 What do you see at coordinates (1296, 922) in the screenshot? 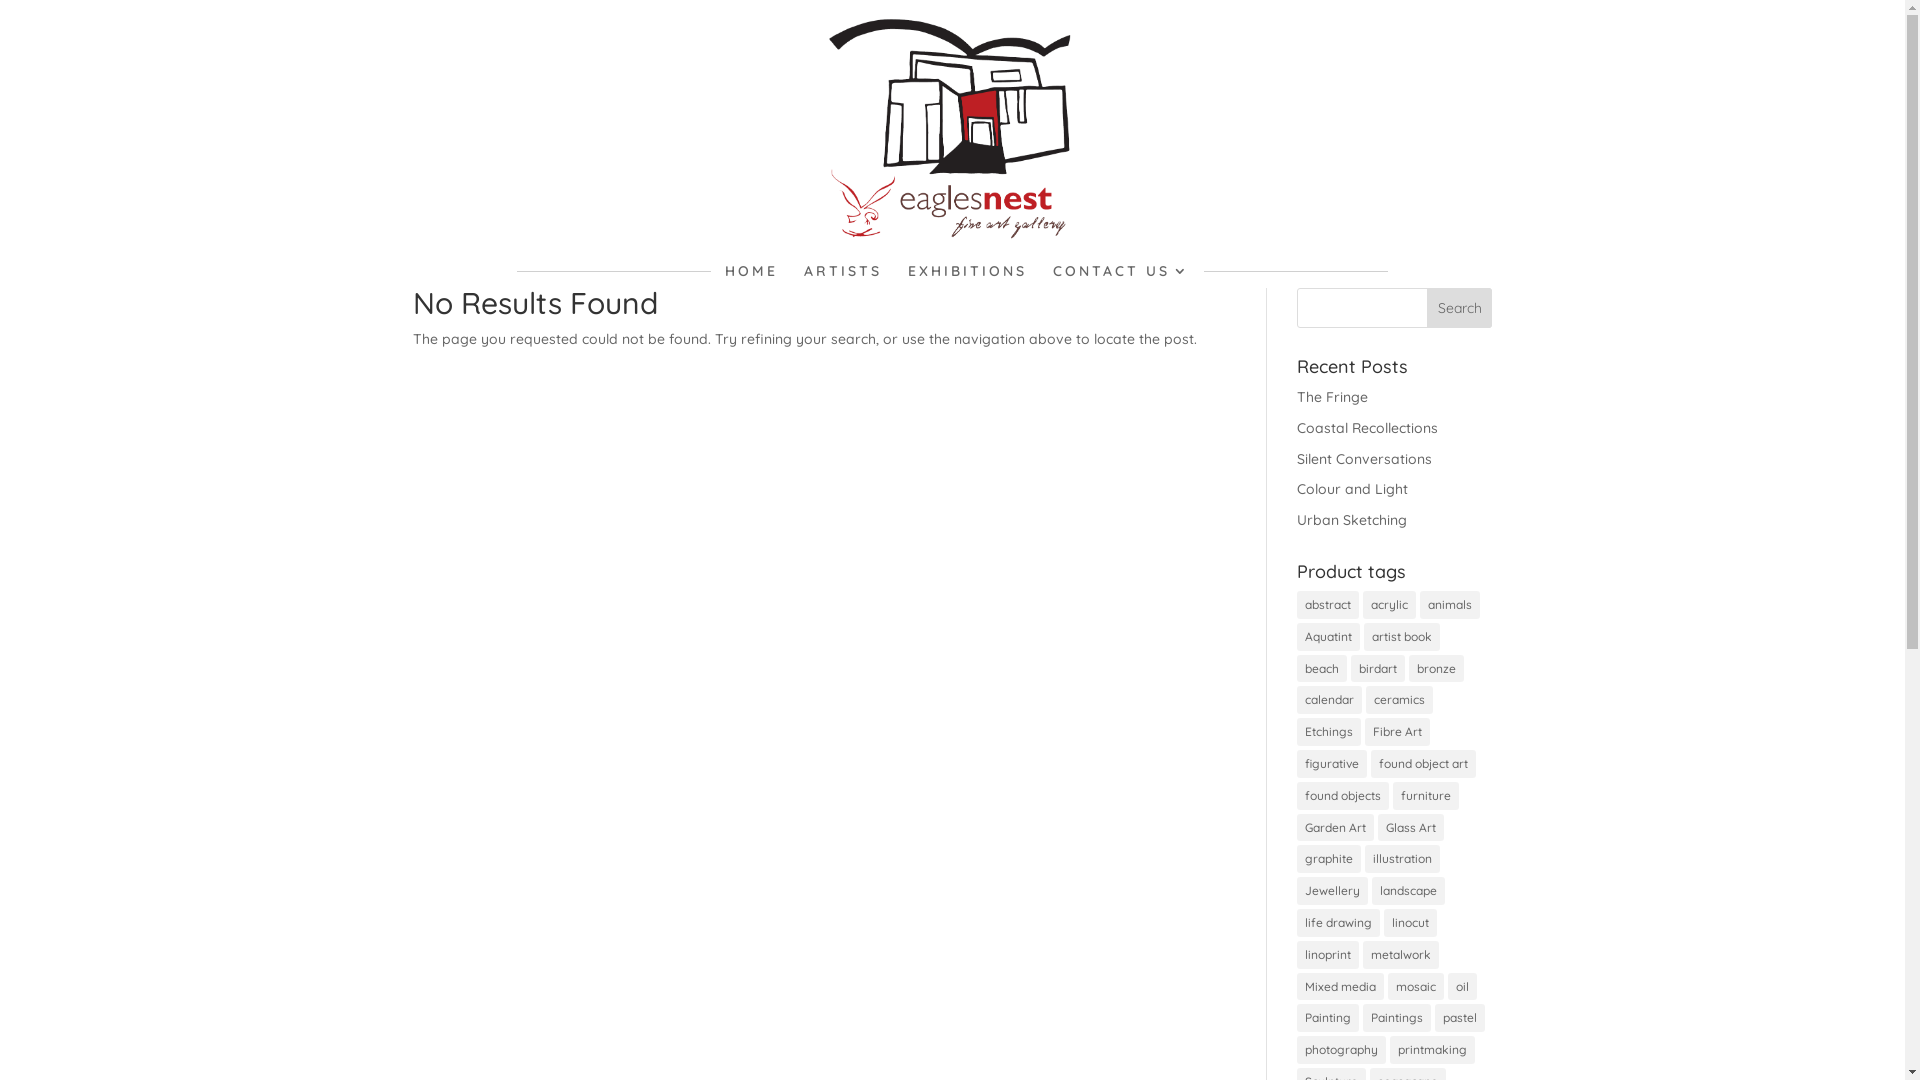
I see `'life drawing'` at bounding box center [1296, 922].